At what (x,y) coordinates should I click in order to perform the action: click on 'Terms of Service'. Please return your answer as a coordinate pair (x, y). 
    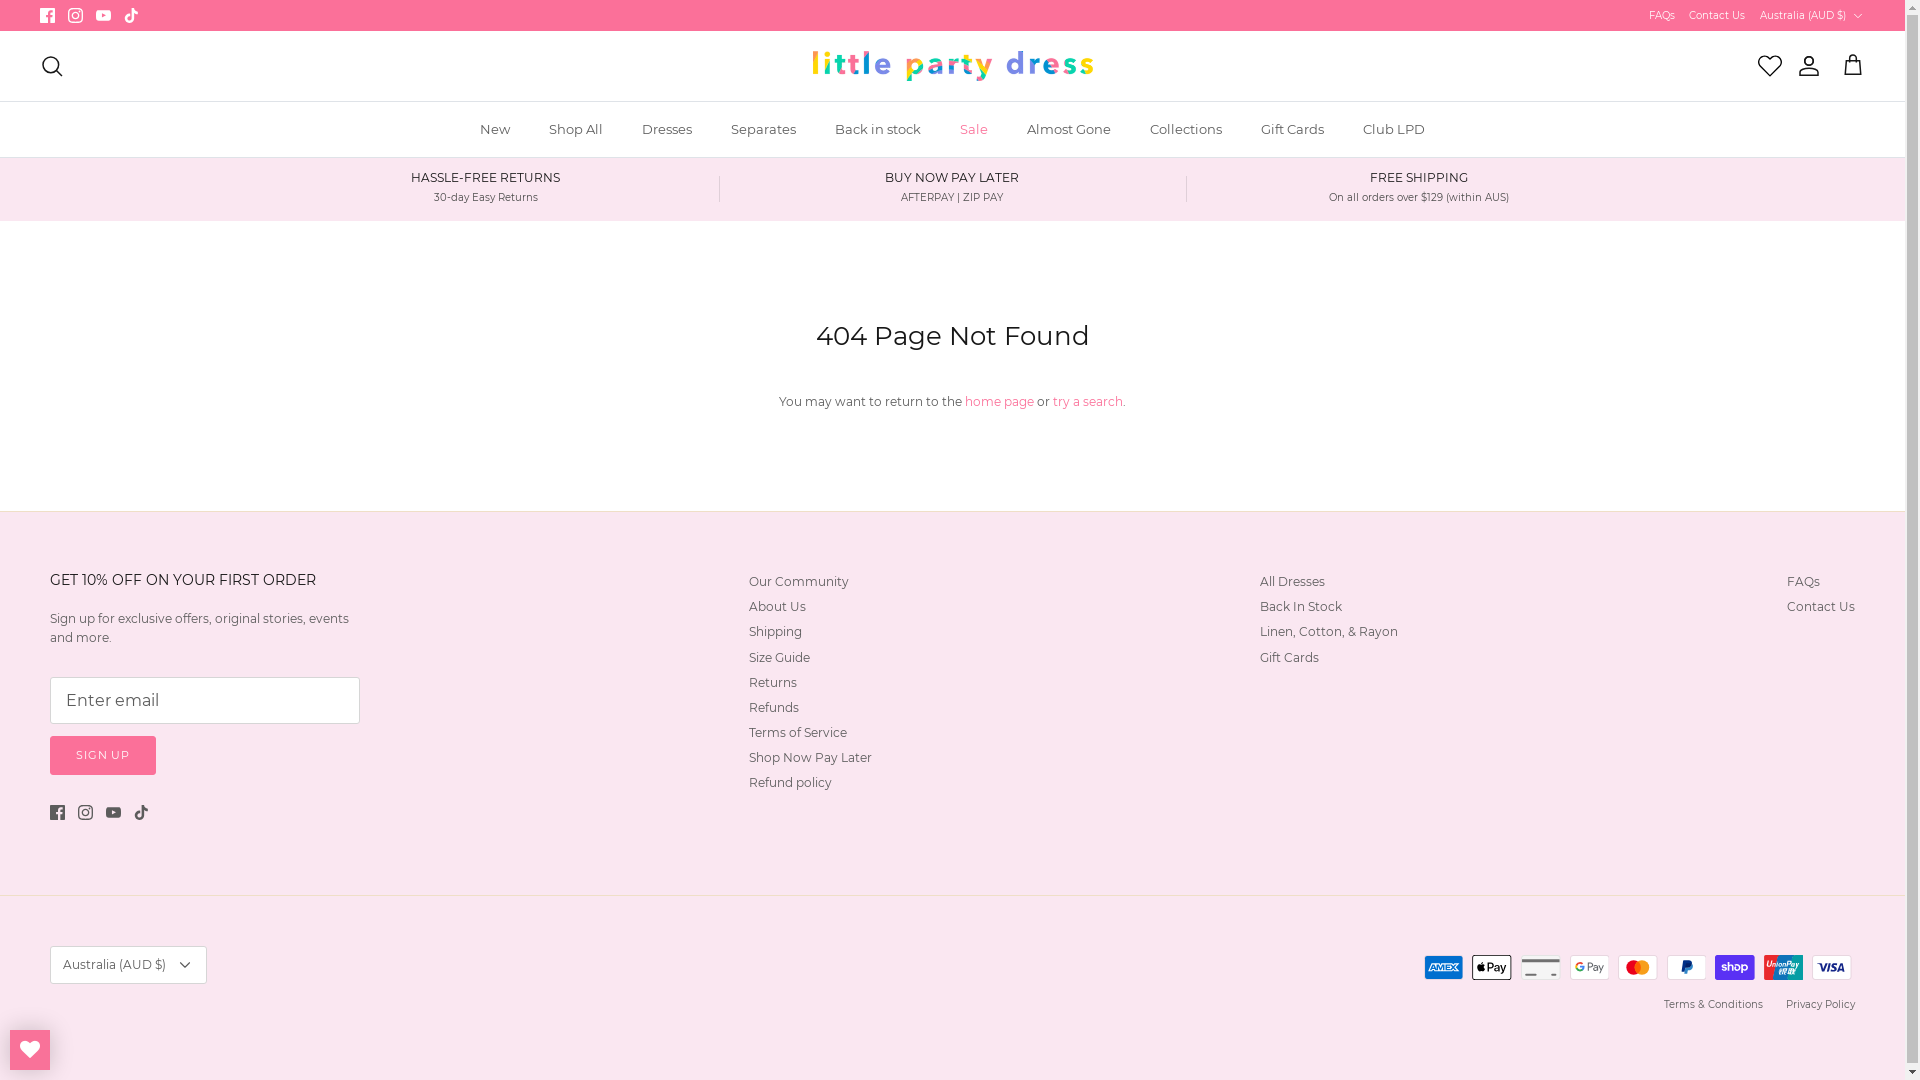
    Looking at the image, I should click on (796, 732).